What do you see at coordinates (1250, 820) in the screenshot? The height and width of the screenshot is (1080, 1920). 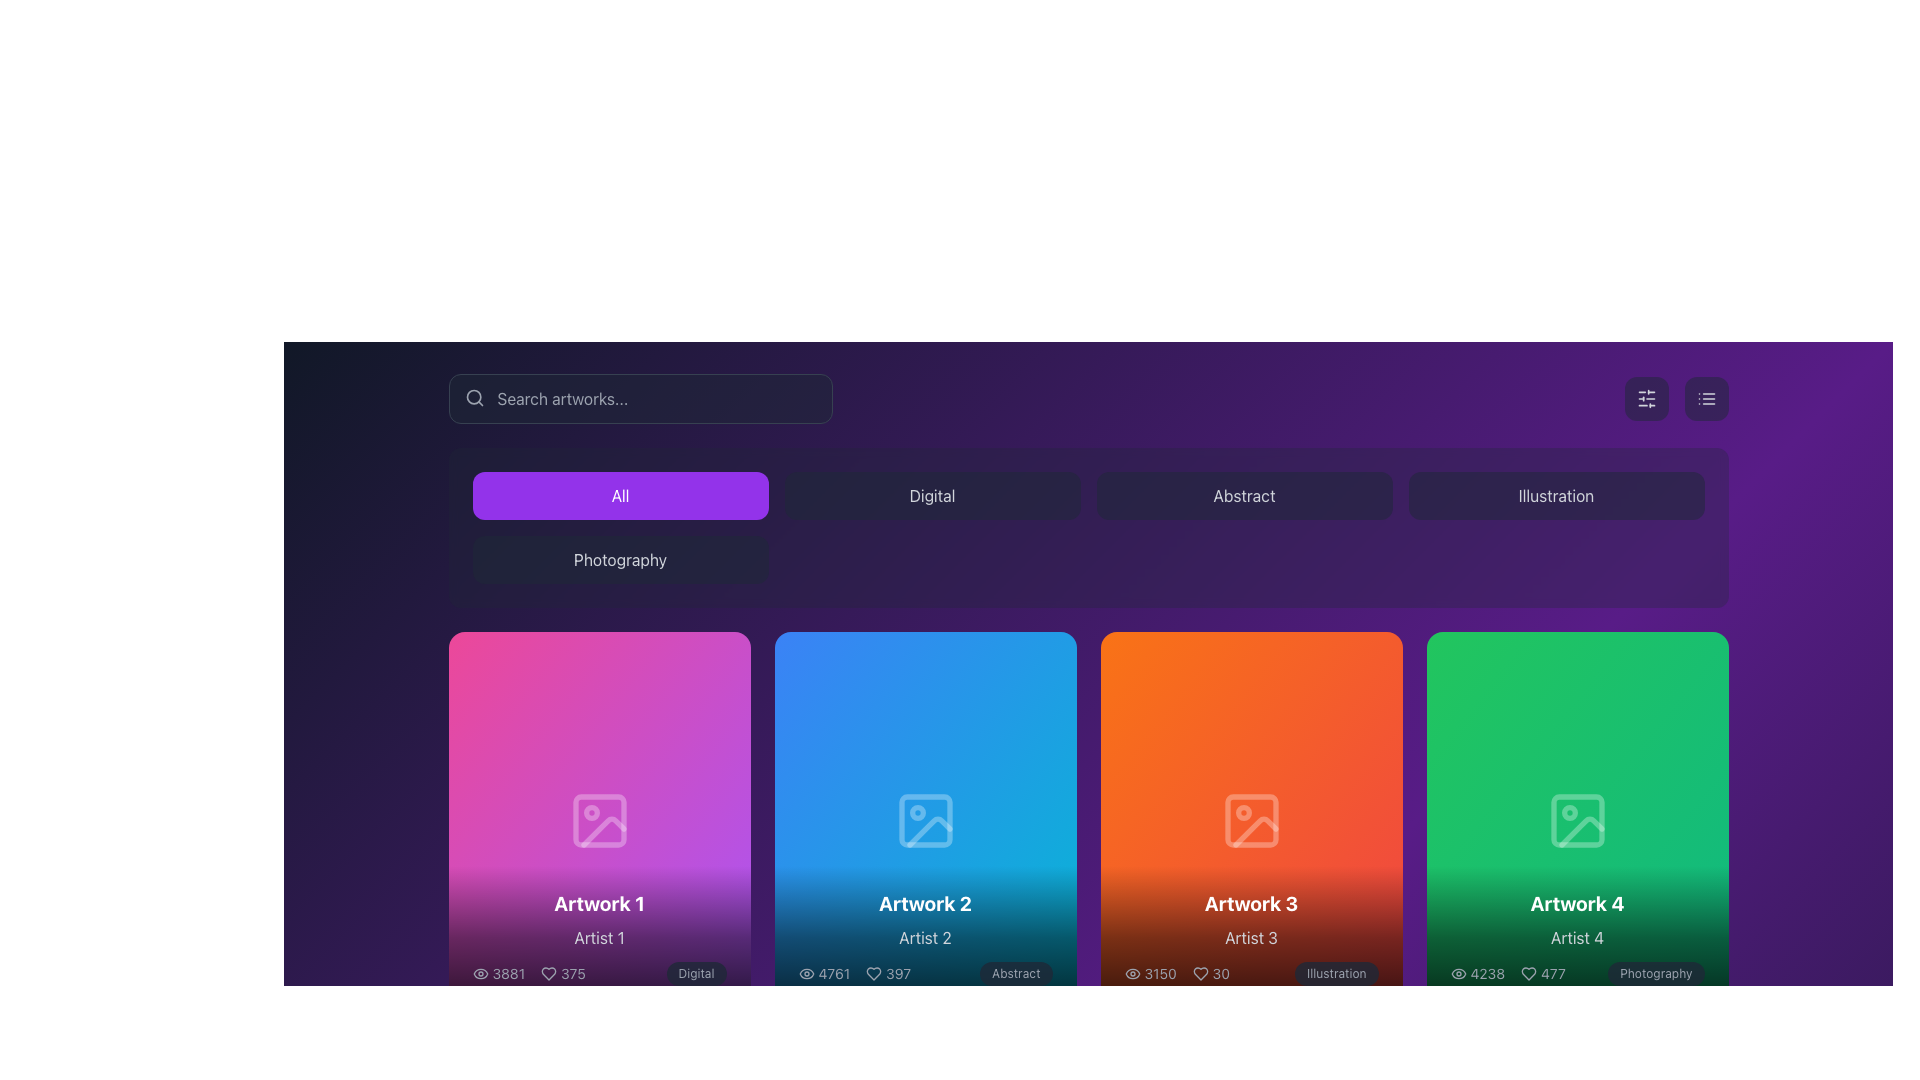 I see `the icon located within the third card that has an orange background` at bounding box center [1250, 820].